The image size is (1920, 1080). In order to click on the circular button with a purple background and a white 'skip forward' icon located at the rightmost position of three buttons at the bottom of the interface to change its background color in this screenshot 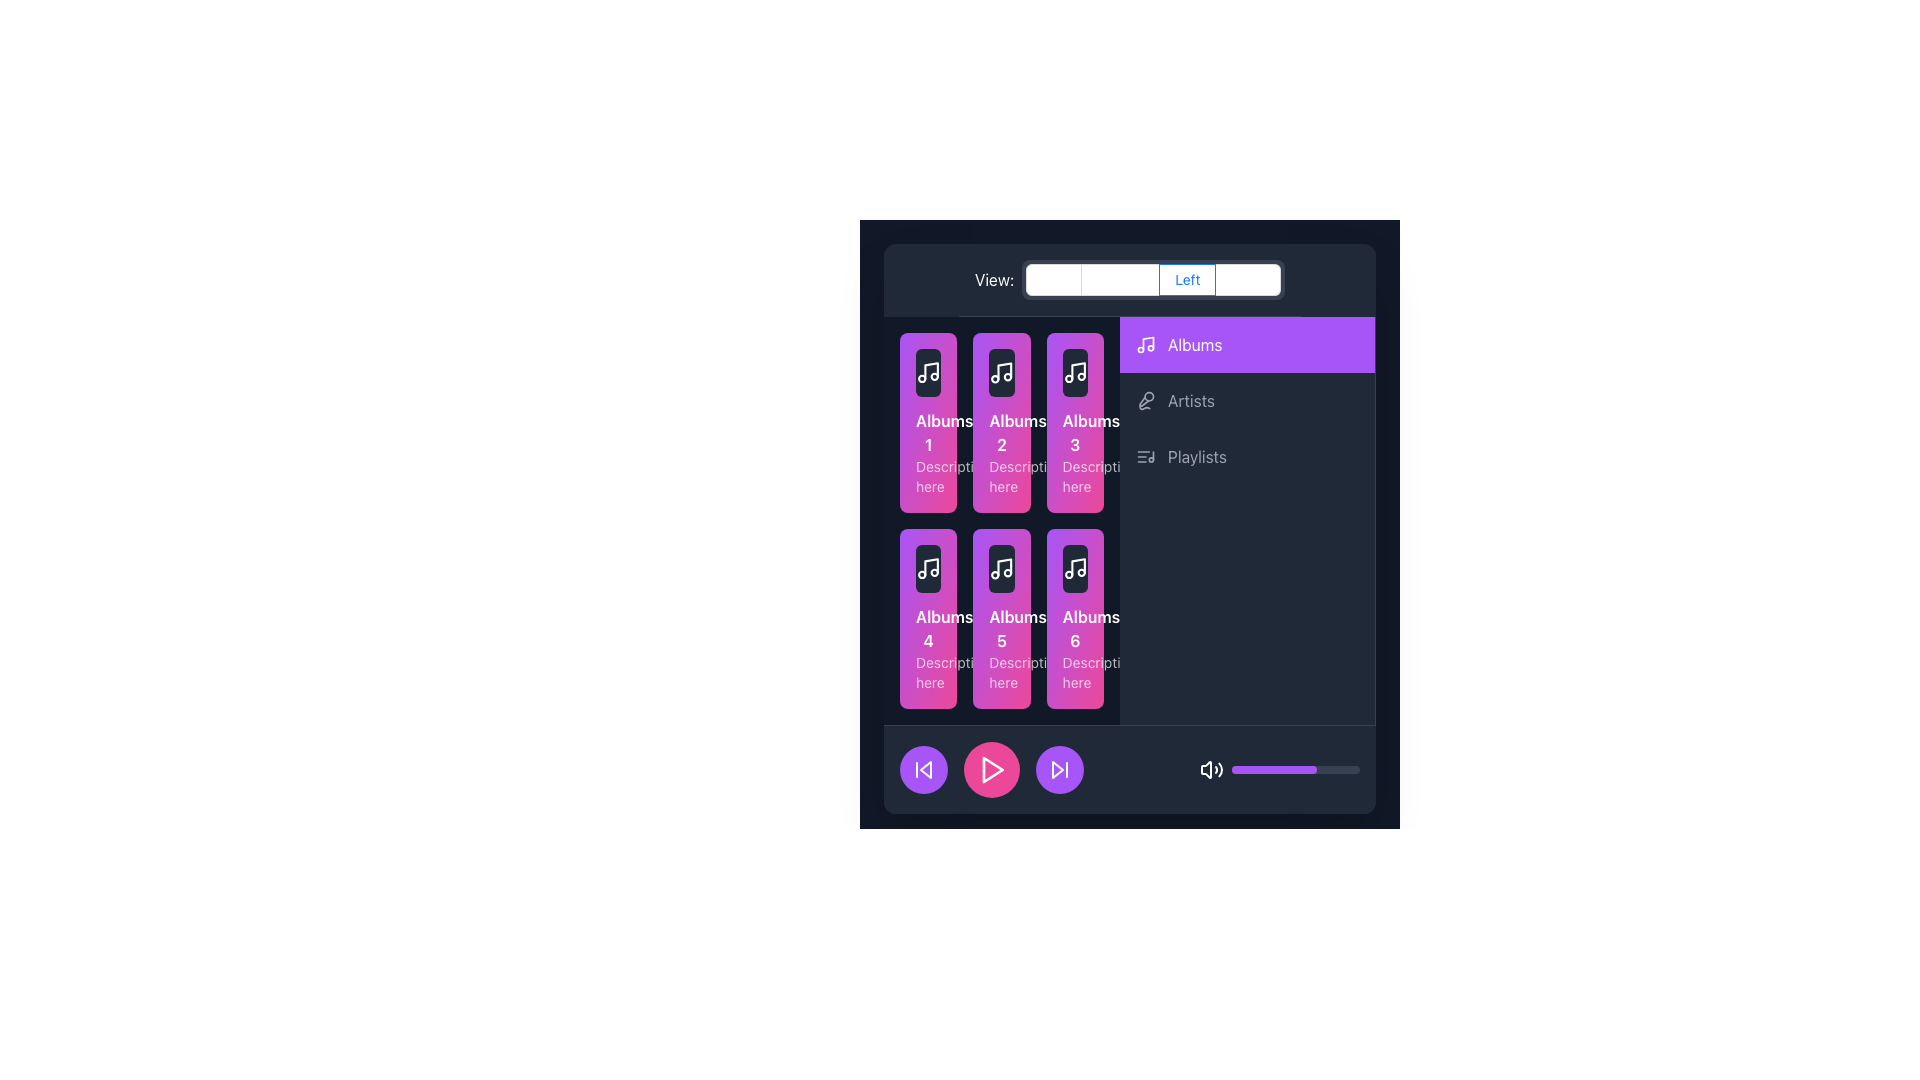, I will do `click(1059, 769)`.